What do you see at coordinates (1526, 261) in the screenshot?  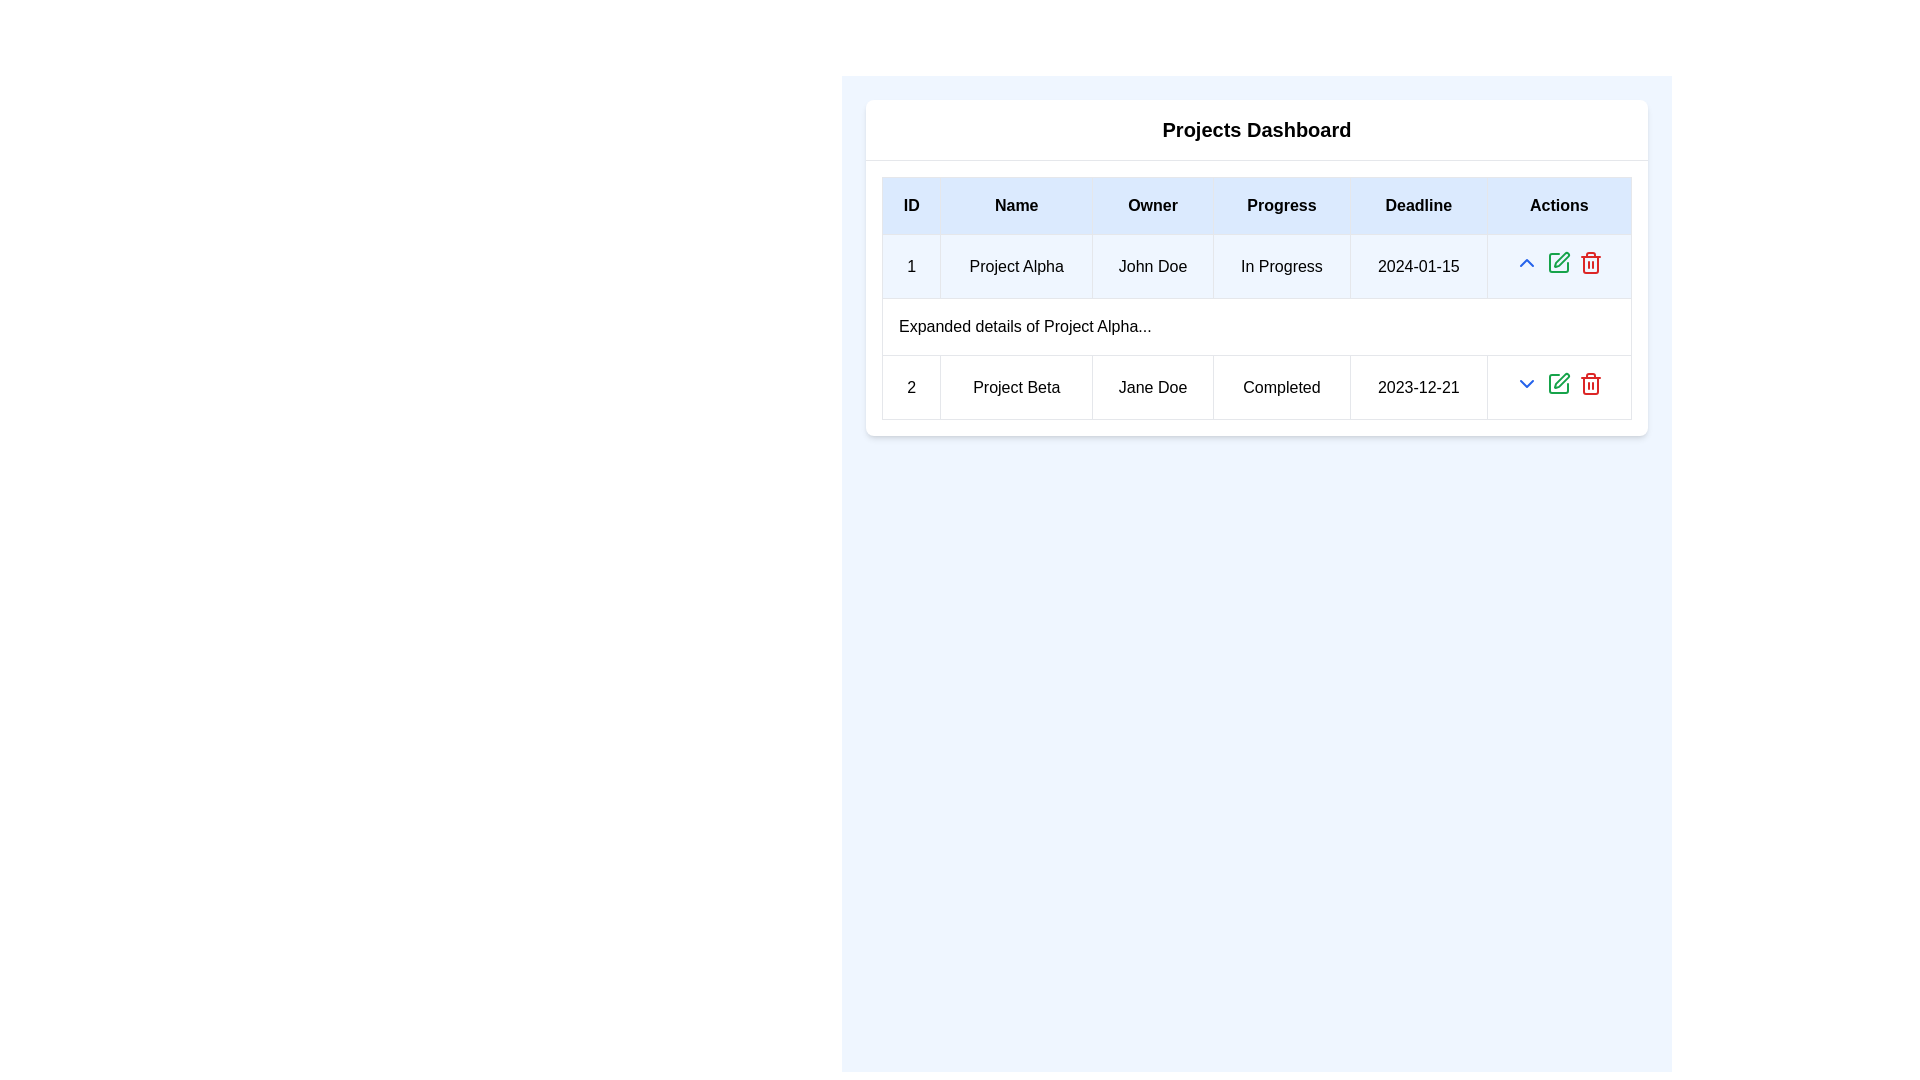 I see `the upward-pointing blue arrow icon located in the actions column of the second row in the table` at bounding box center [1526, 261].